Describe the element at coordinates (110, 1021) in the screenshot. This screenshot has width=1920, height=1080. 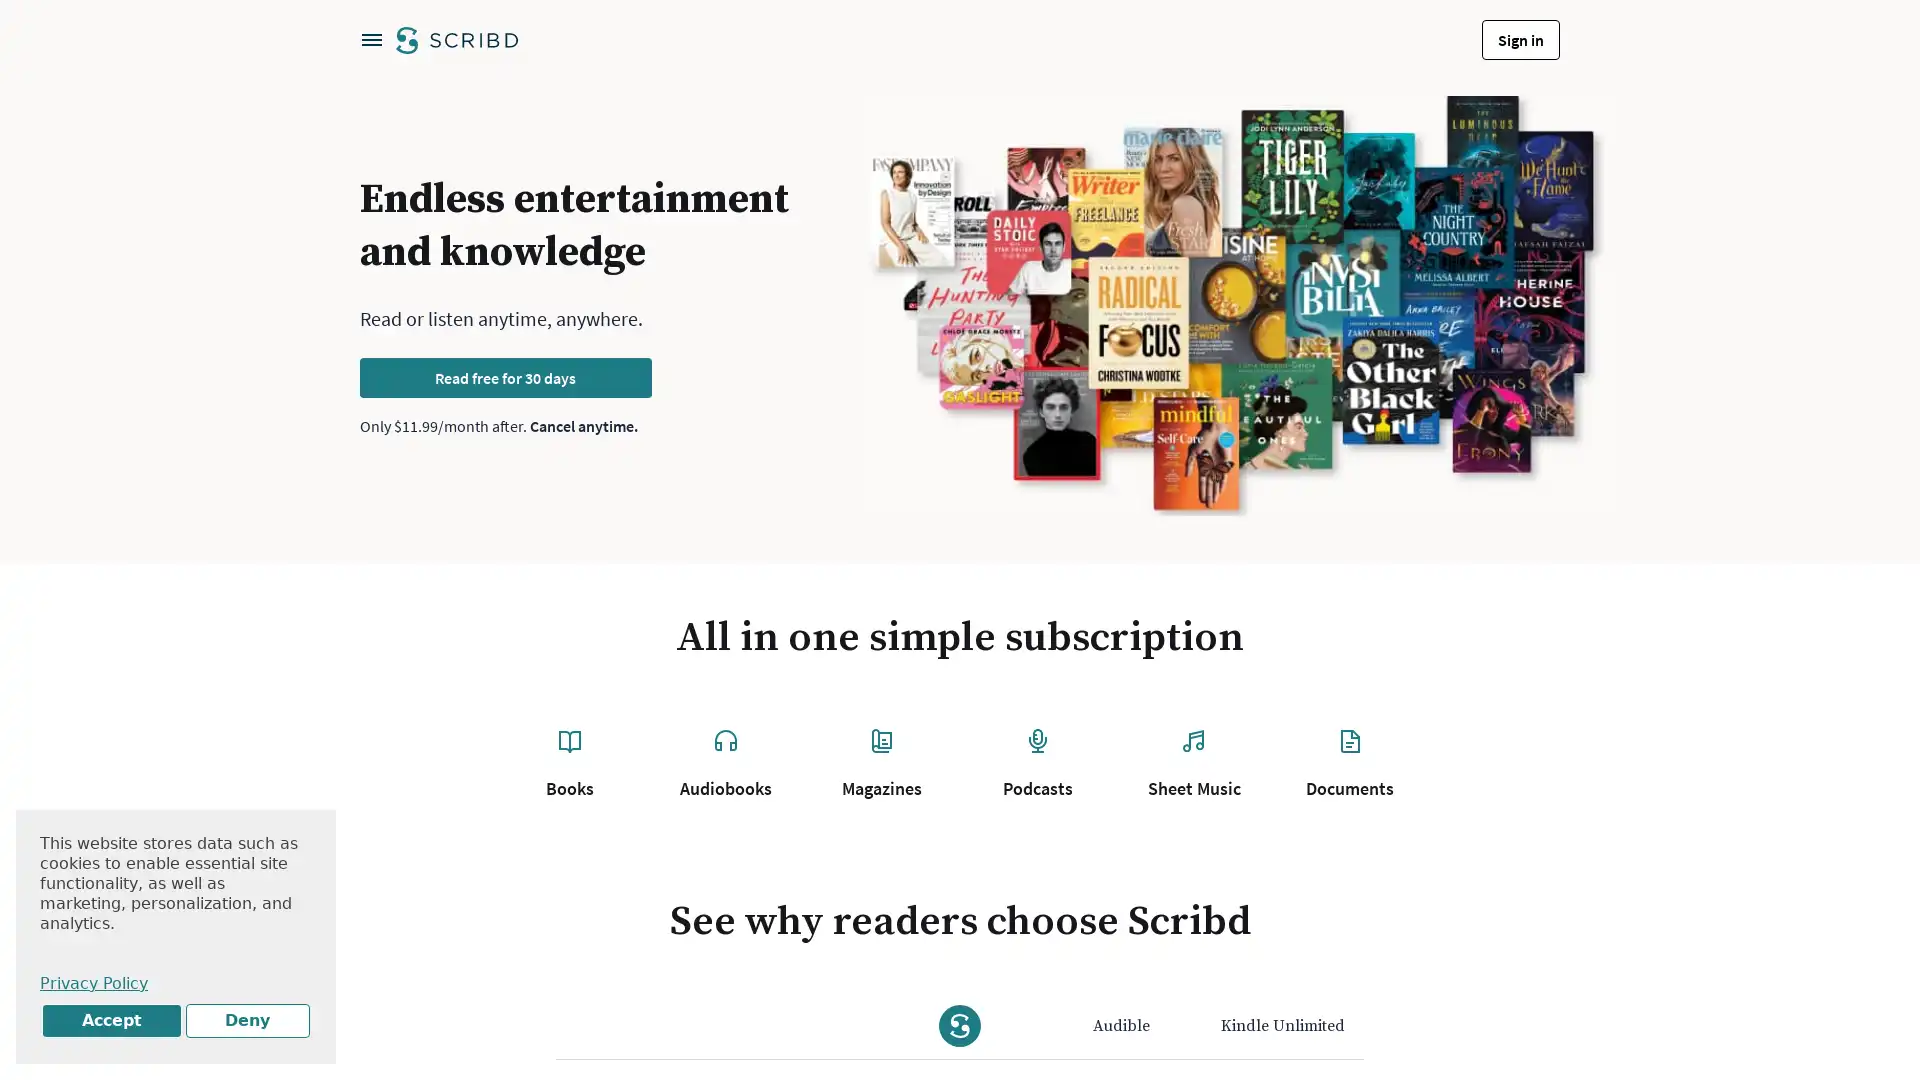
I see `Accept` at that location.